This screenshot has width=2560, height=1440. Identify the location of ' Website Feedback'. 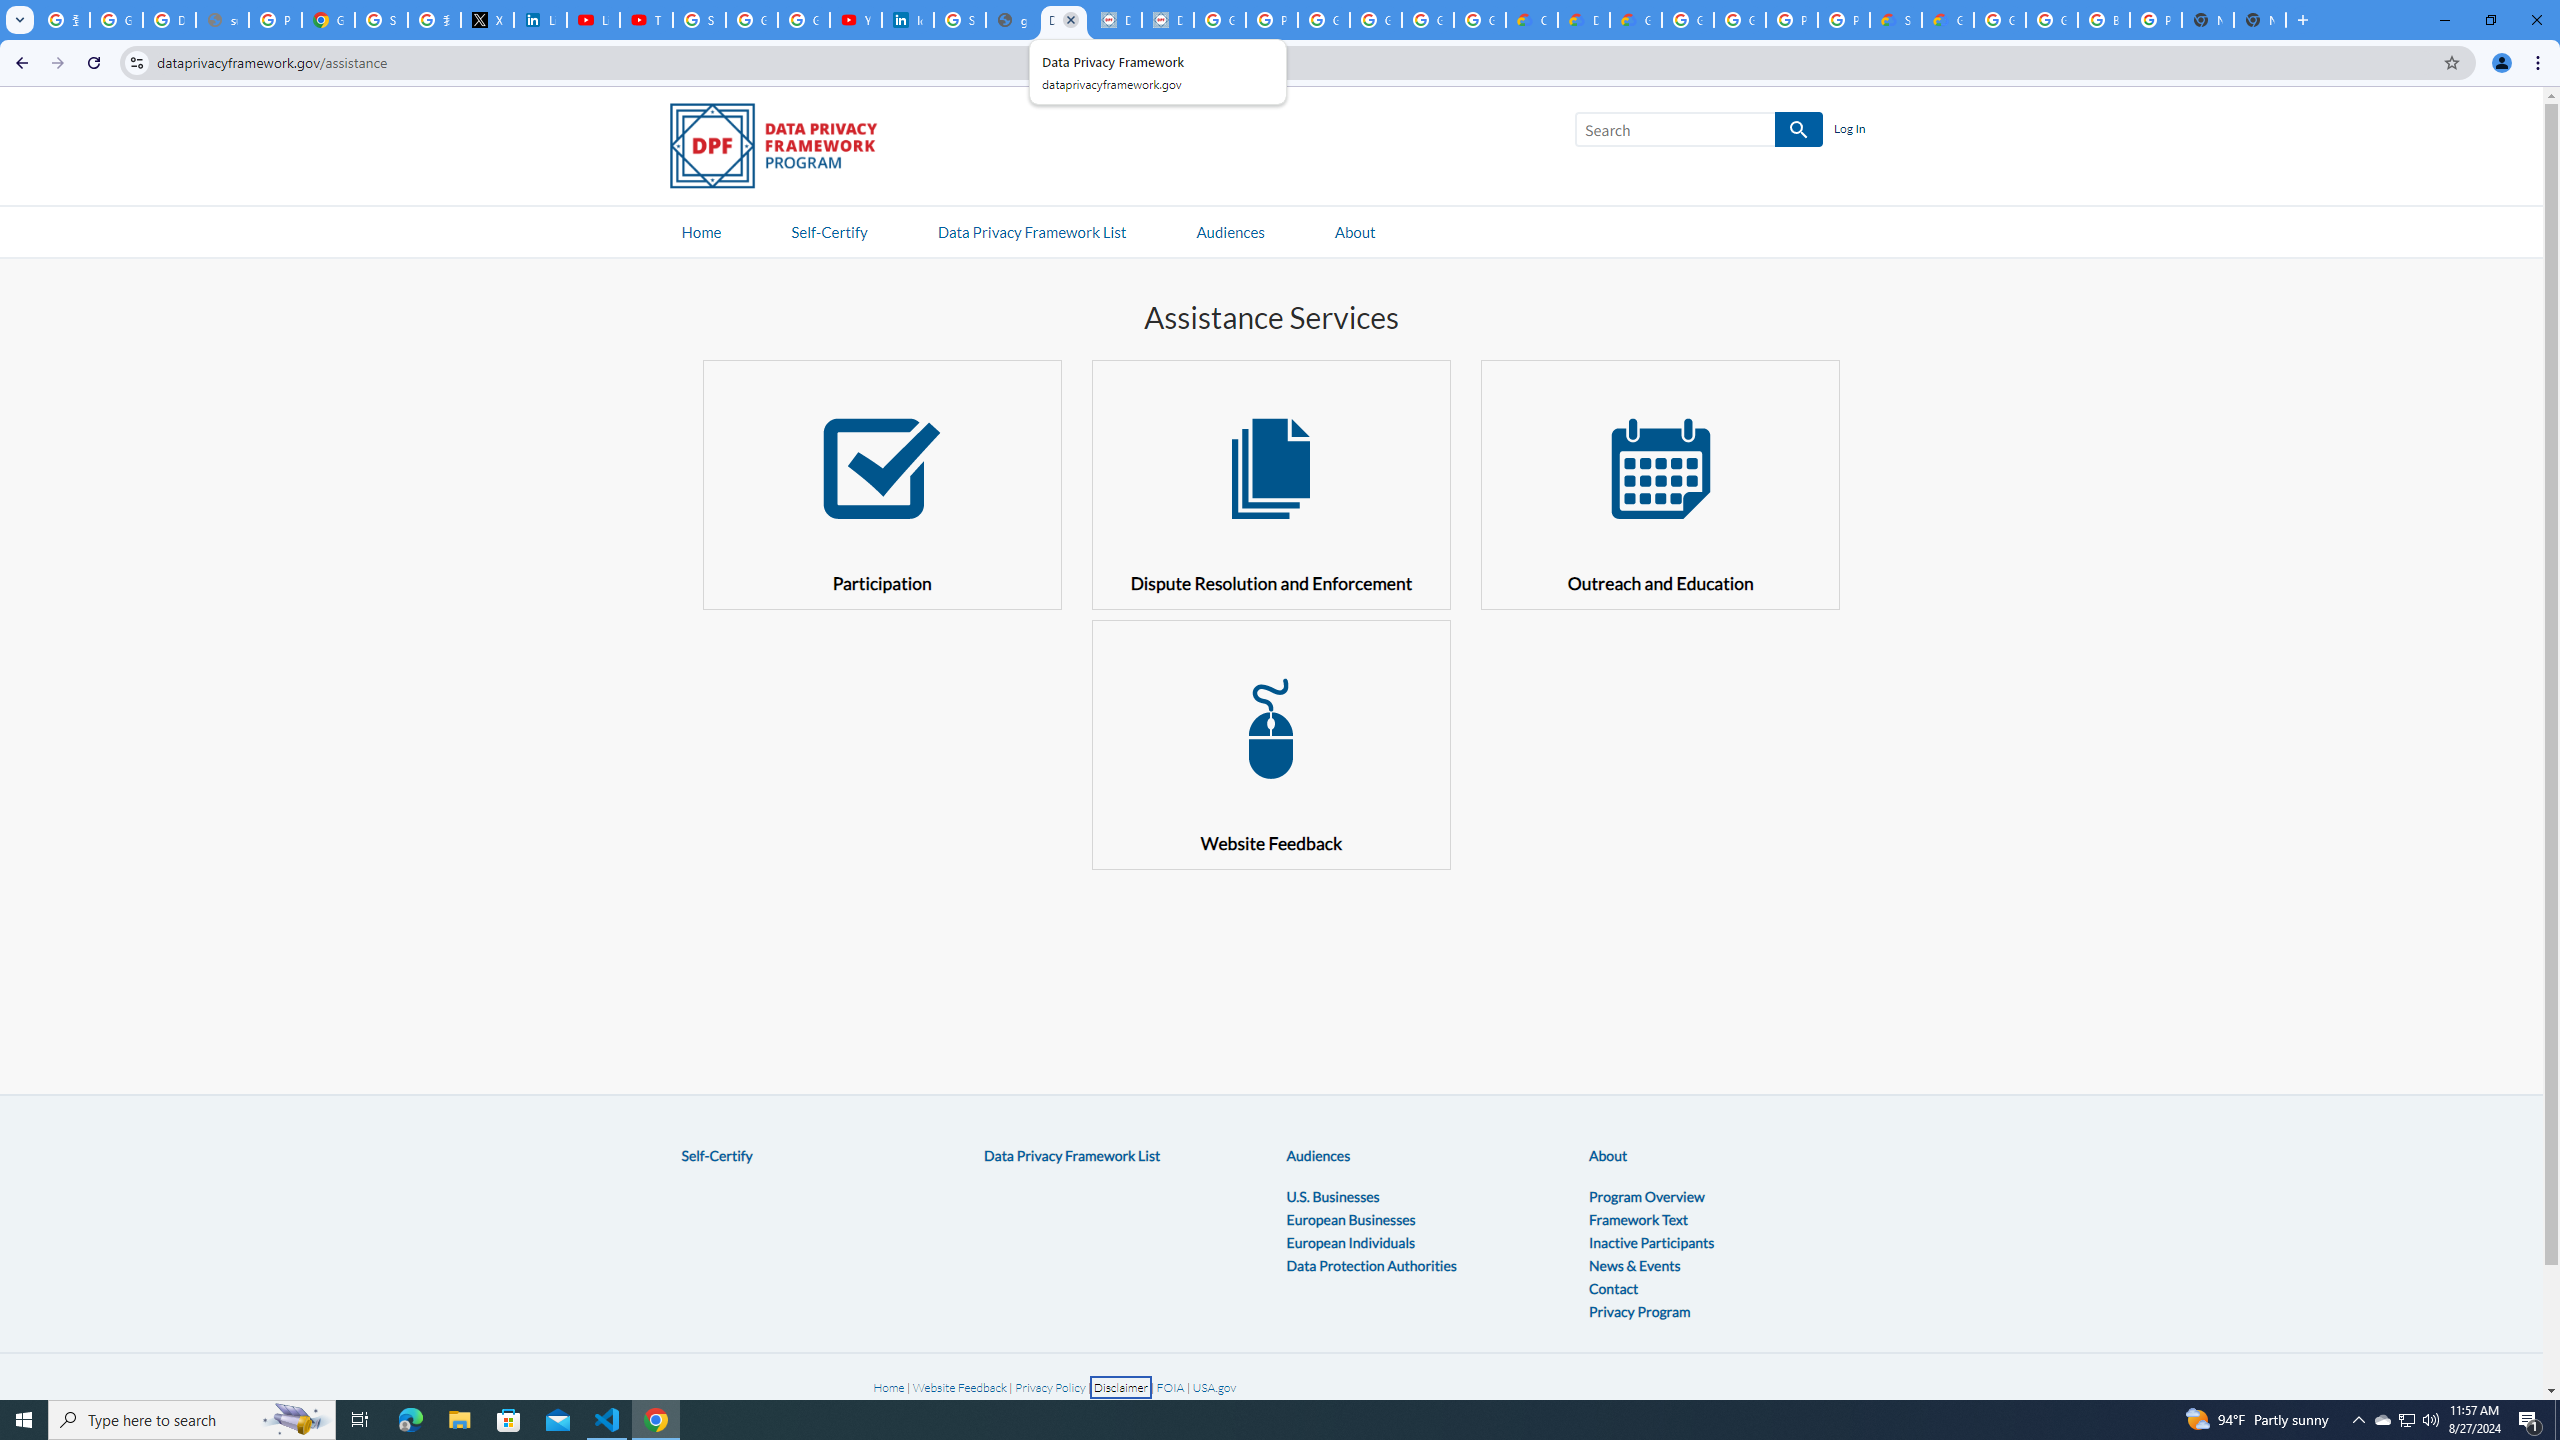
(1271, 743).